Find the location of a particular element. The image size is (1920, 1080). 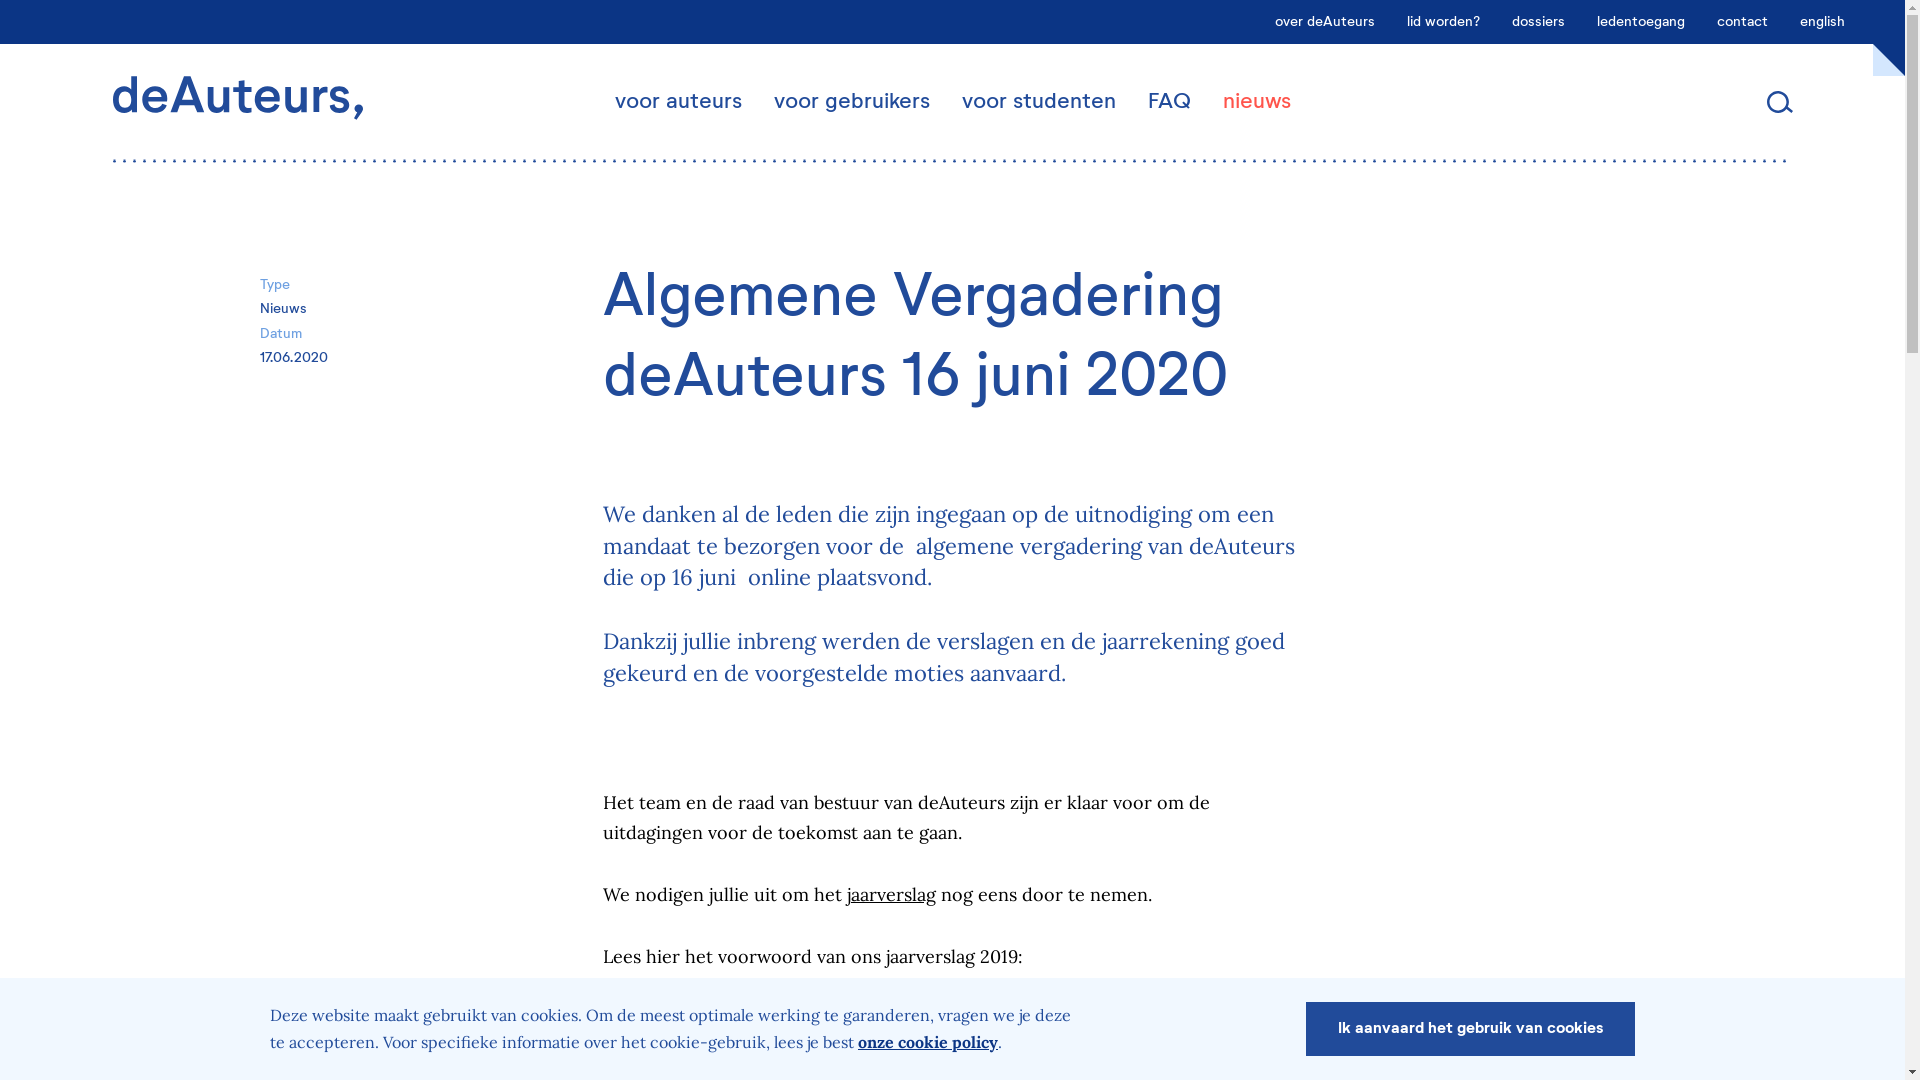

'FAQ' is located at coordinates (1132, 102).